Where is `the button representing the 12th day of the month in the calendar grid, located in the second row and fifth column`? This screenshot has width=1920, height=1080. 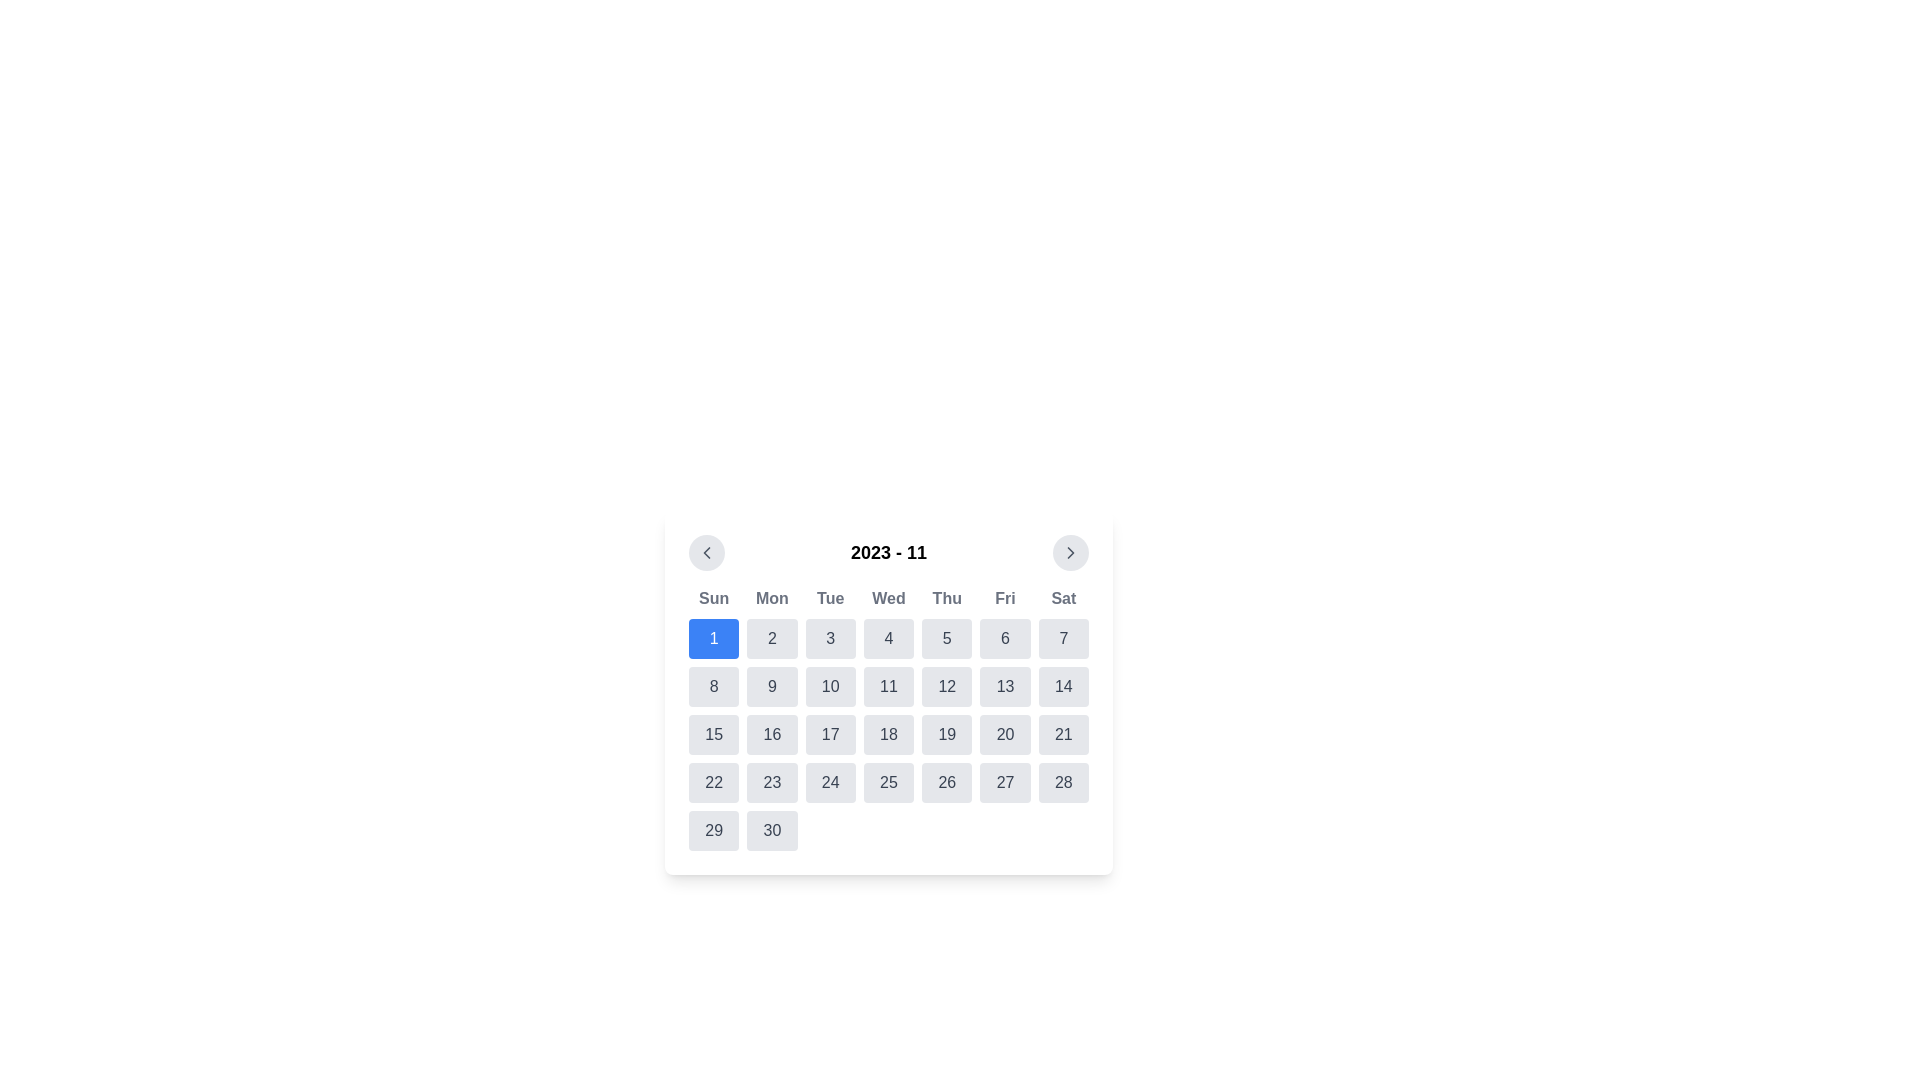
the button representing the 12th day of the month in the calendar grid, located in the second row and fifth column is located at coordinates (946, 685).